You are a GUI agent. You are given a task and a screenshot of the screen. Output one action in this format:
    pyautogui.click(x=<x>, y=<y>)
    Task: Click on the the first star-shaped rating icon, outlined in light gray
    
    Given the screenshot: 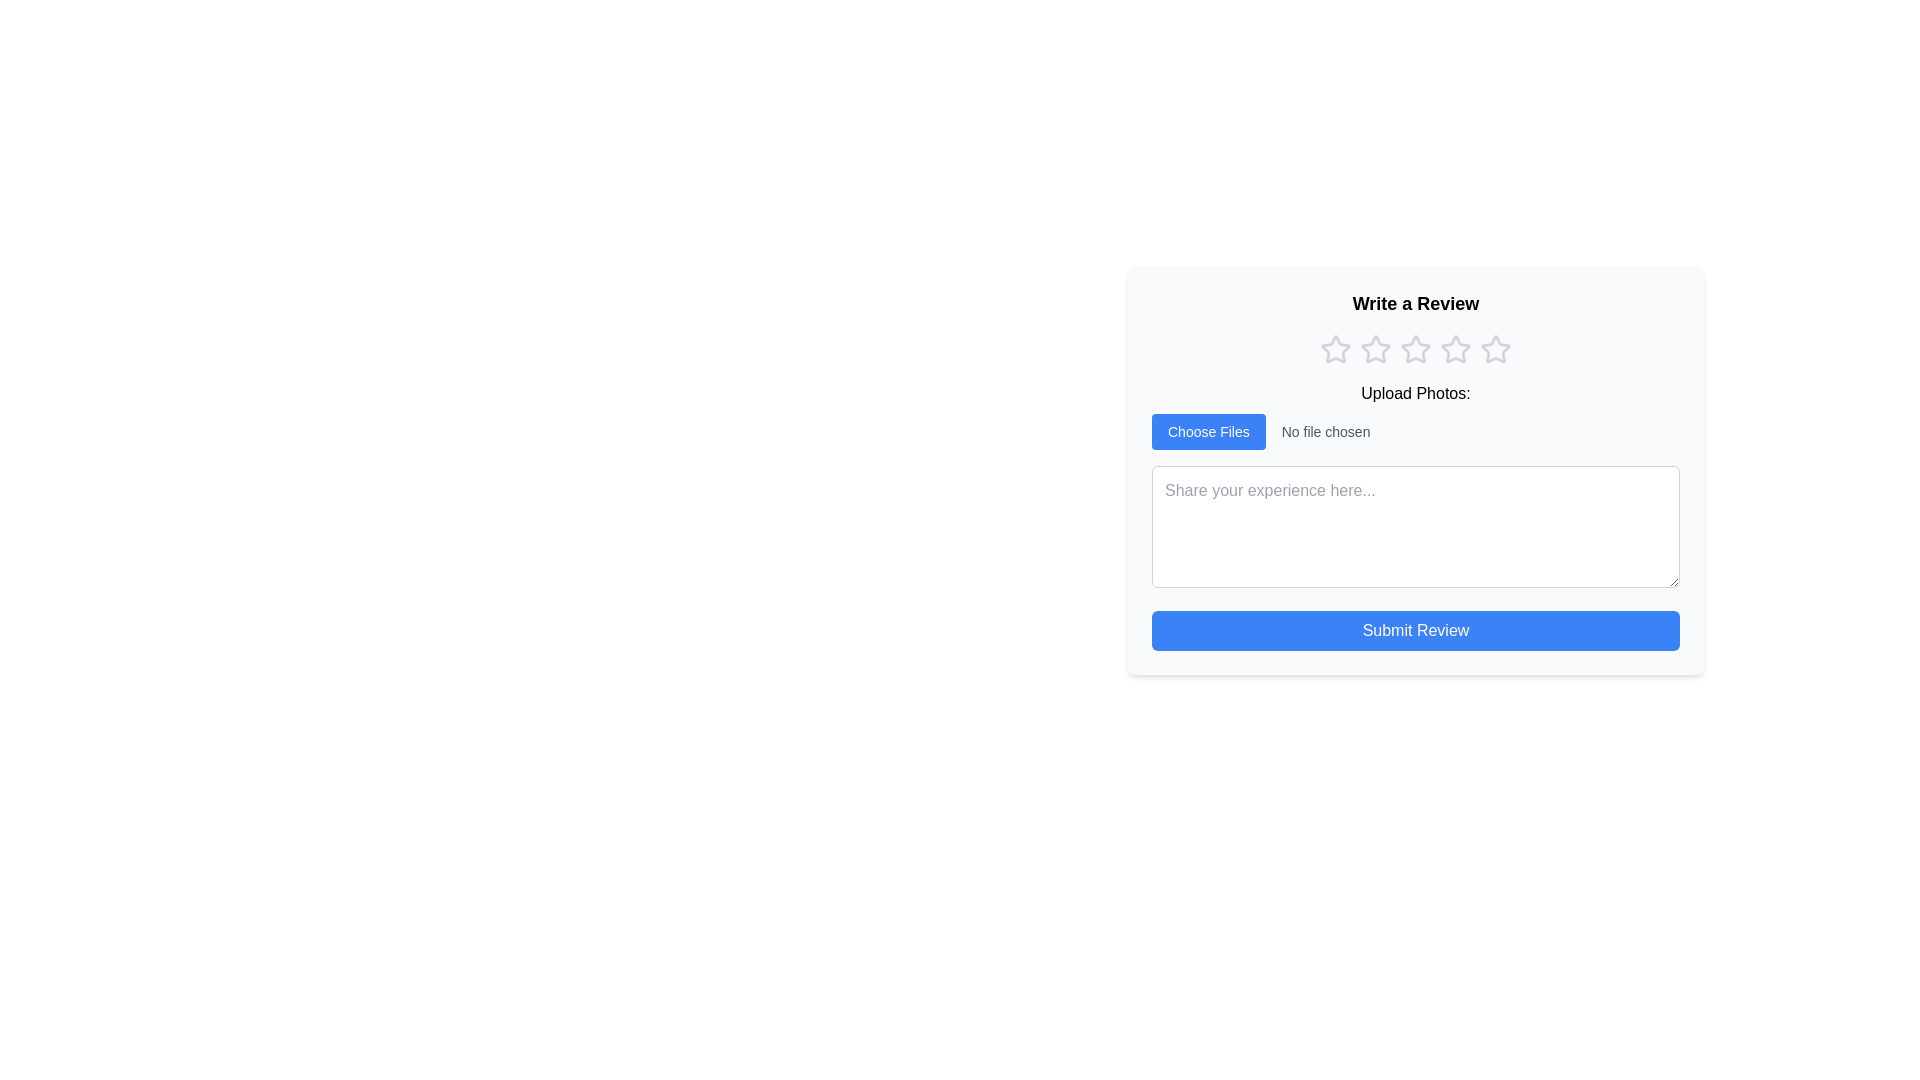 What is the action you would take?
    pyautogui.click(x=1335, y=348)
    